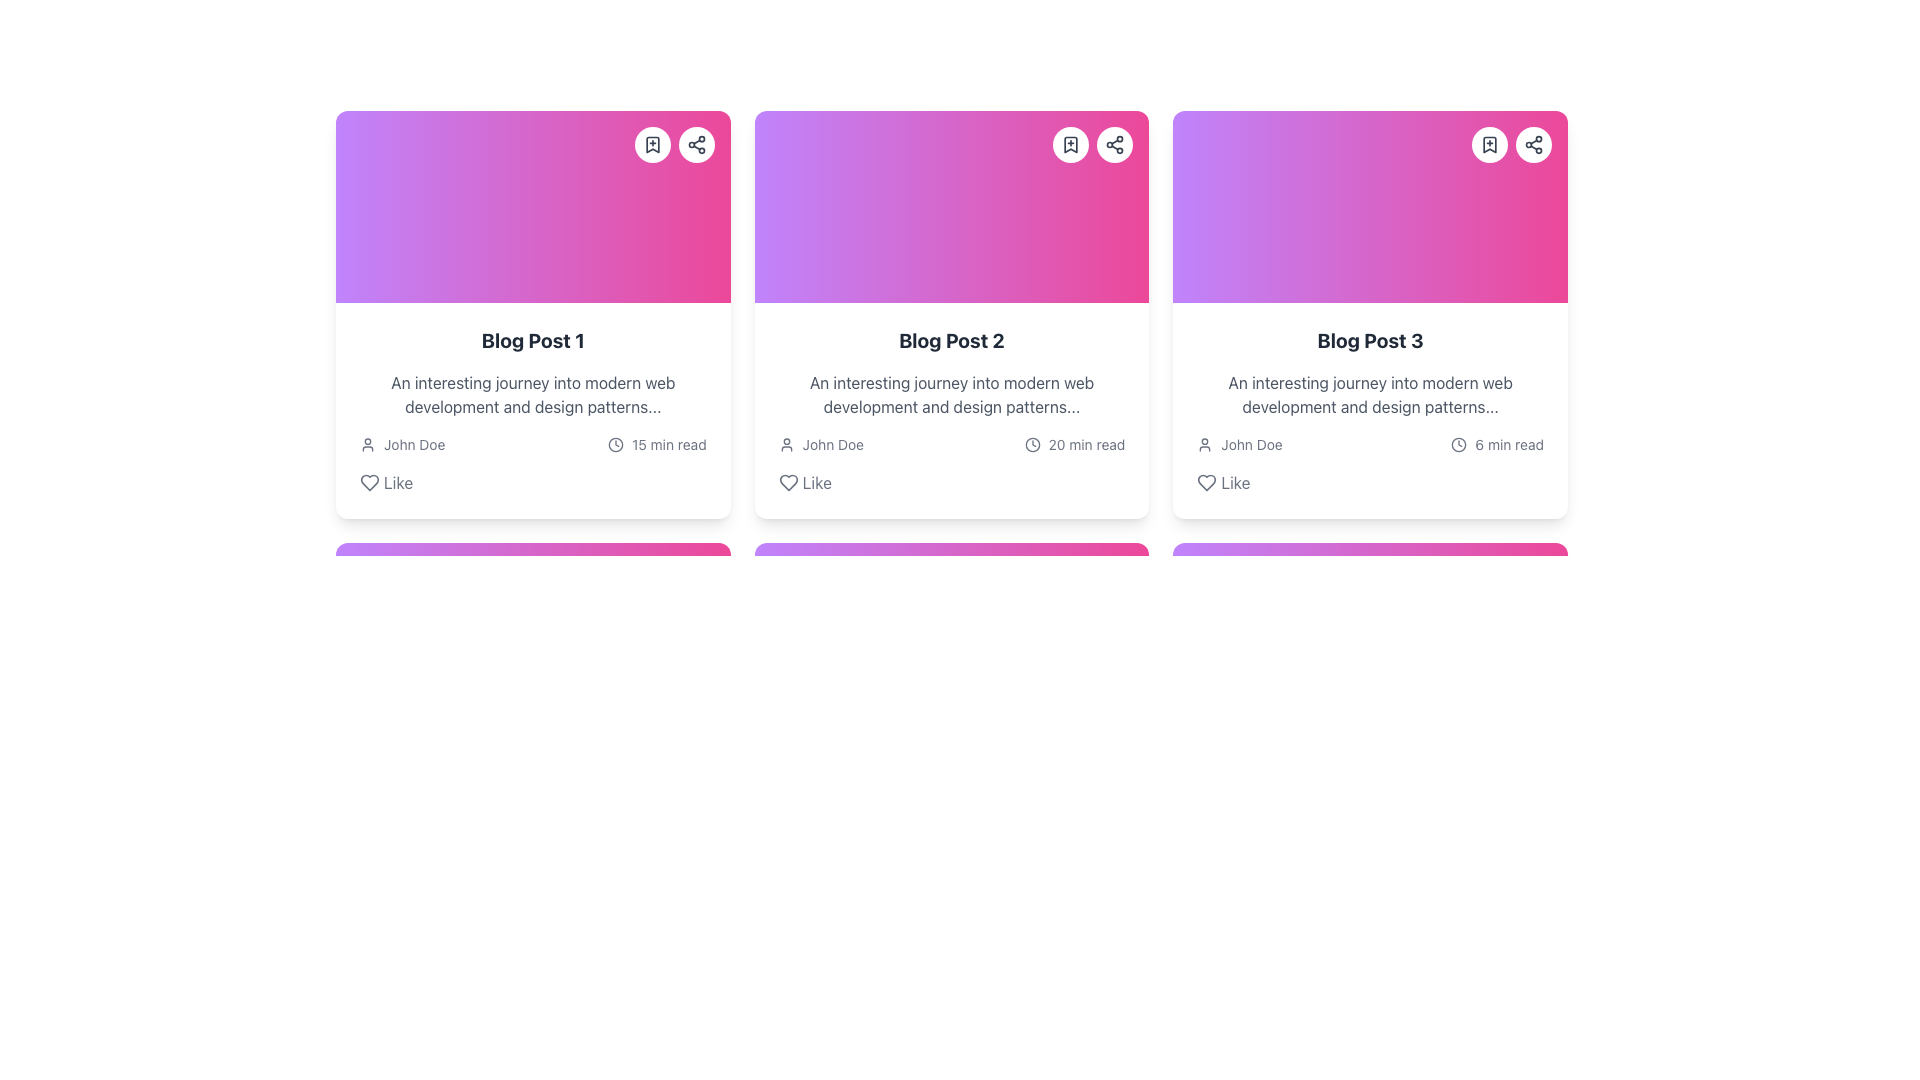 The width and height of the screenshot is (1920, 1080). What do you see at coordinates (1206, 482) in the screenshot?
I see `the icon button used for liking 'Blog Post 3'` at bounding box center [1206, 482].